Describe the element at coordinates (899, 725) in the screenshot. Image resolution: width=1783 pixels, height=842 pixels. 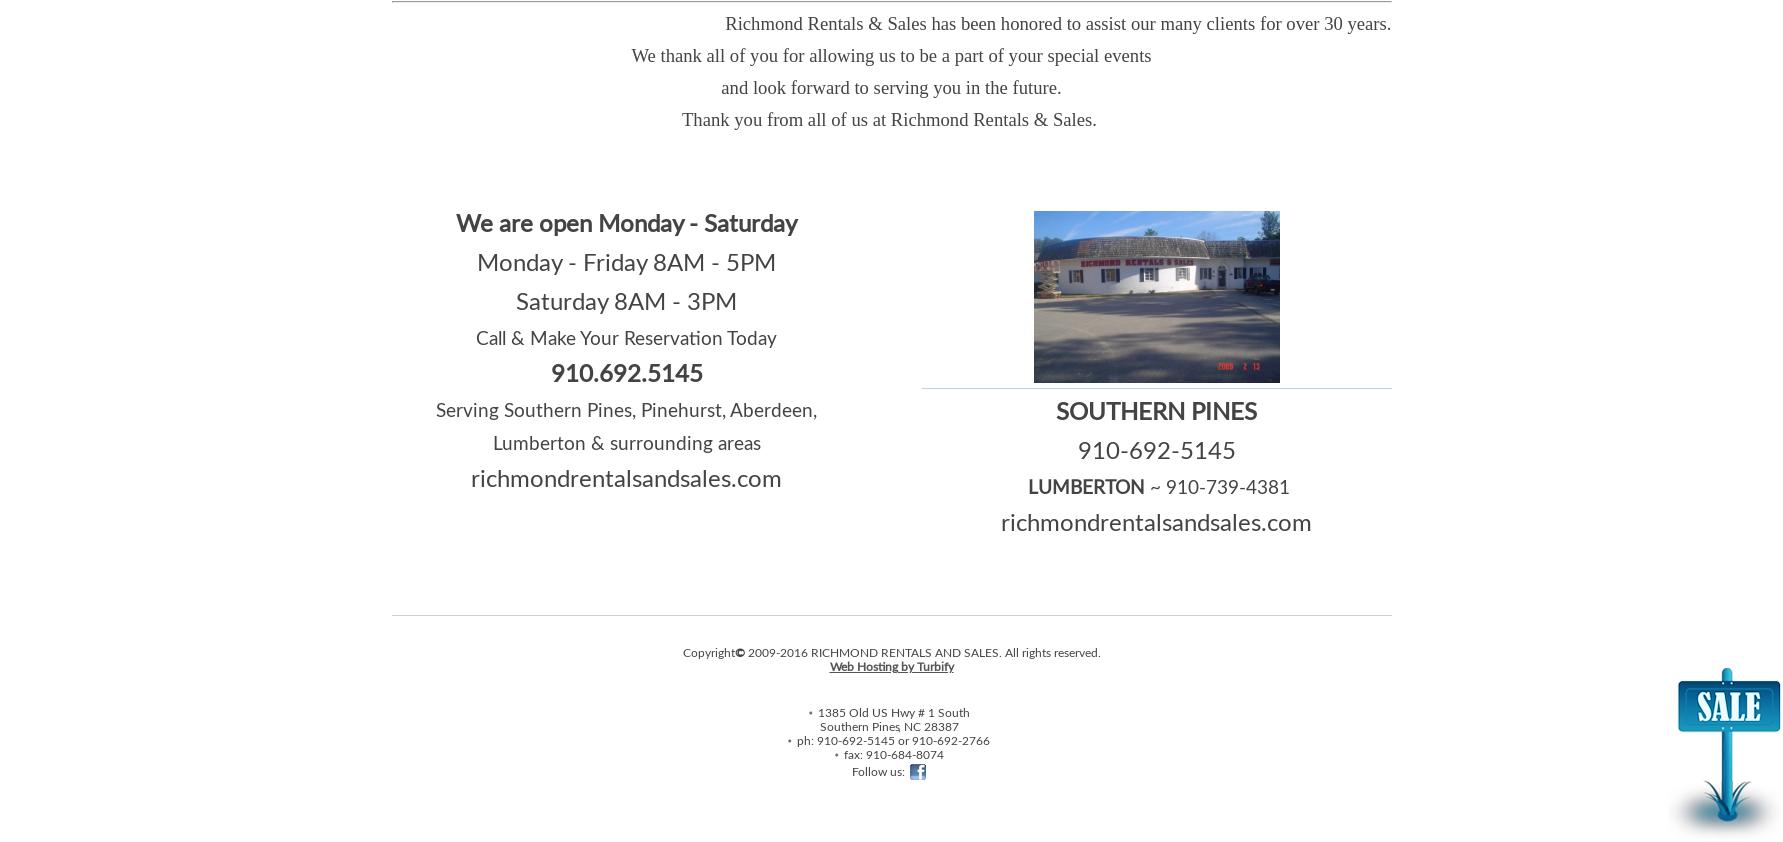
I see `','` at that location.